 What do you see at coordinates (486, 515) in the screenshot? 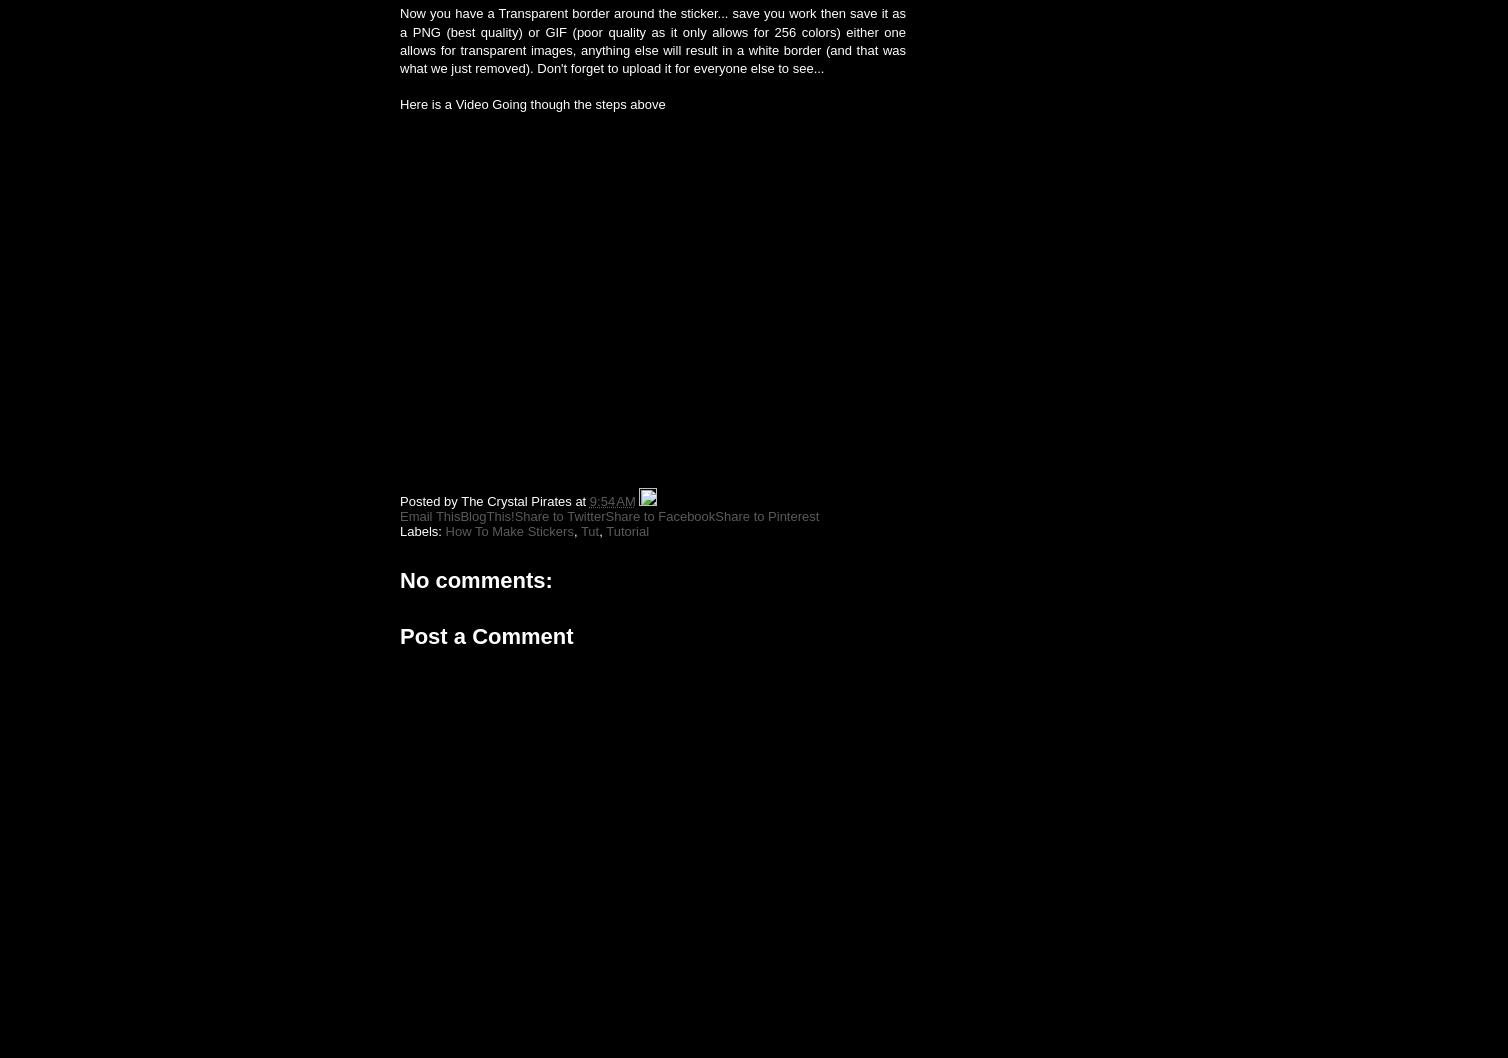
I see `'BlogThis!'` at bounding box center [486, 515].